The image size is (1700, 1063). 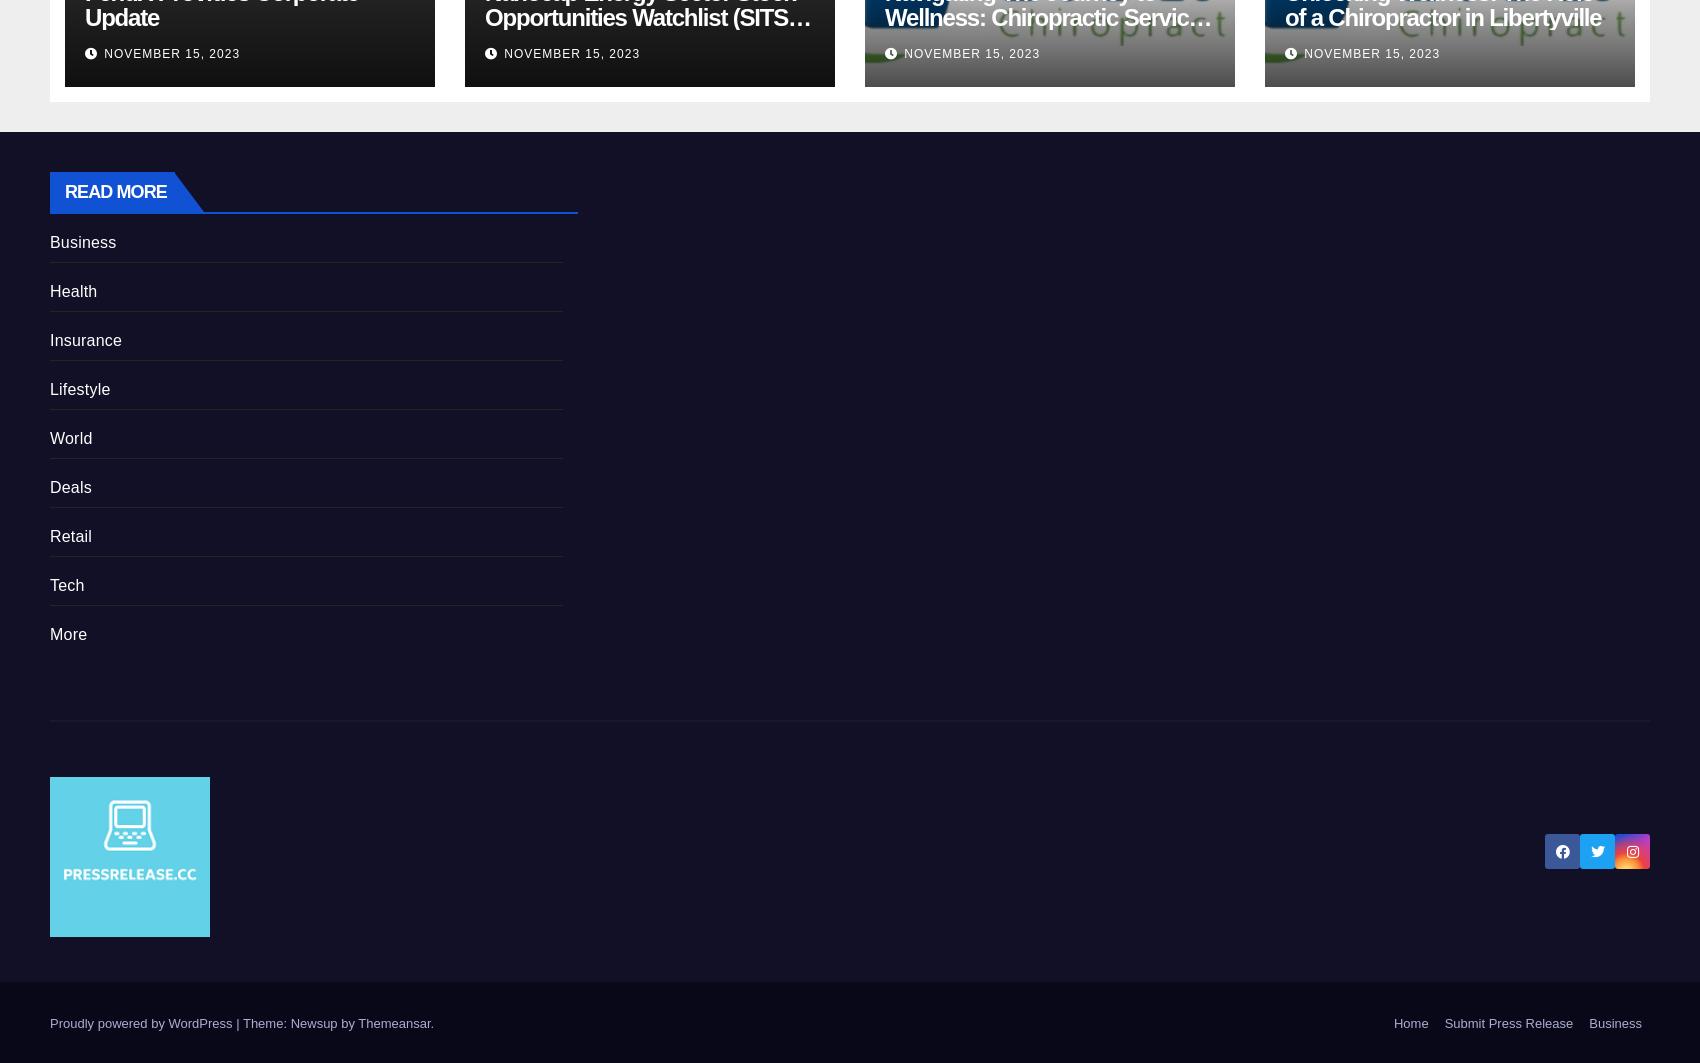 What do you see at coordinates (66, 583) in the screenshot?
I see `'Tech'` at bounding box center [66, 583].